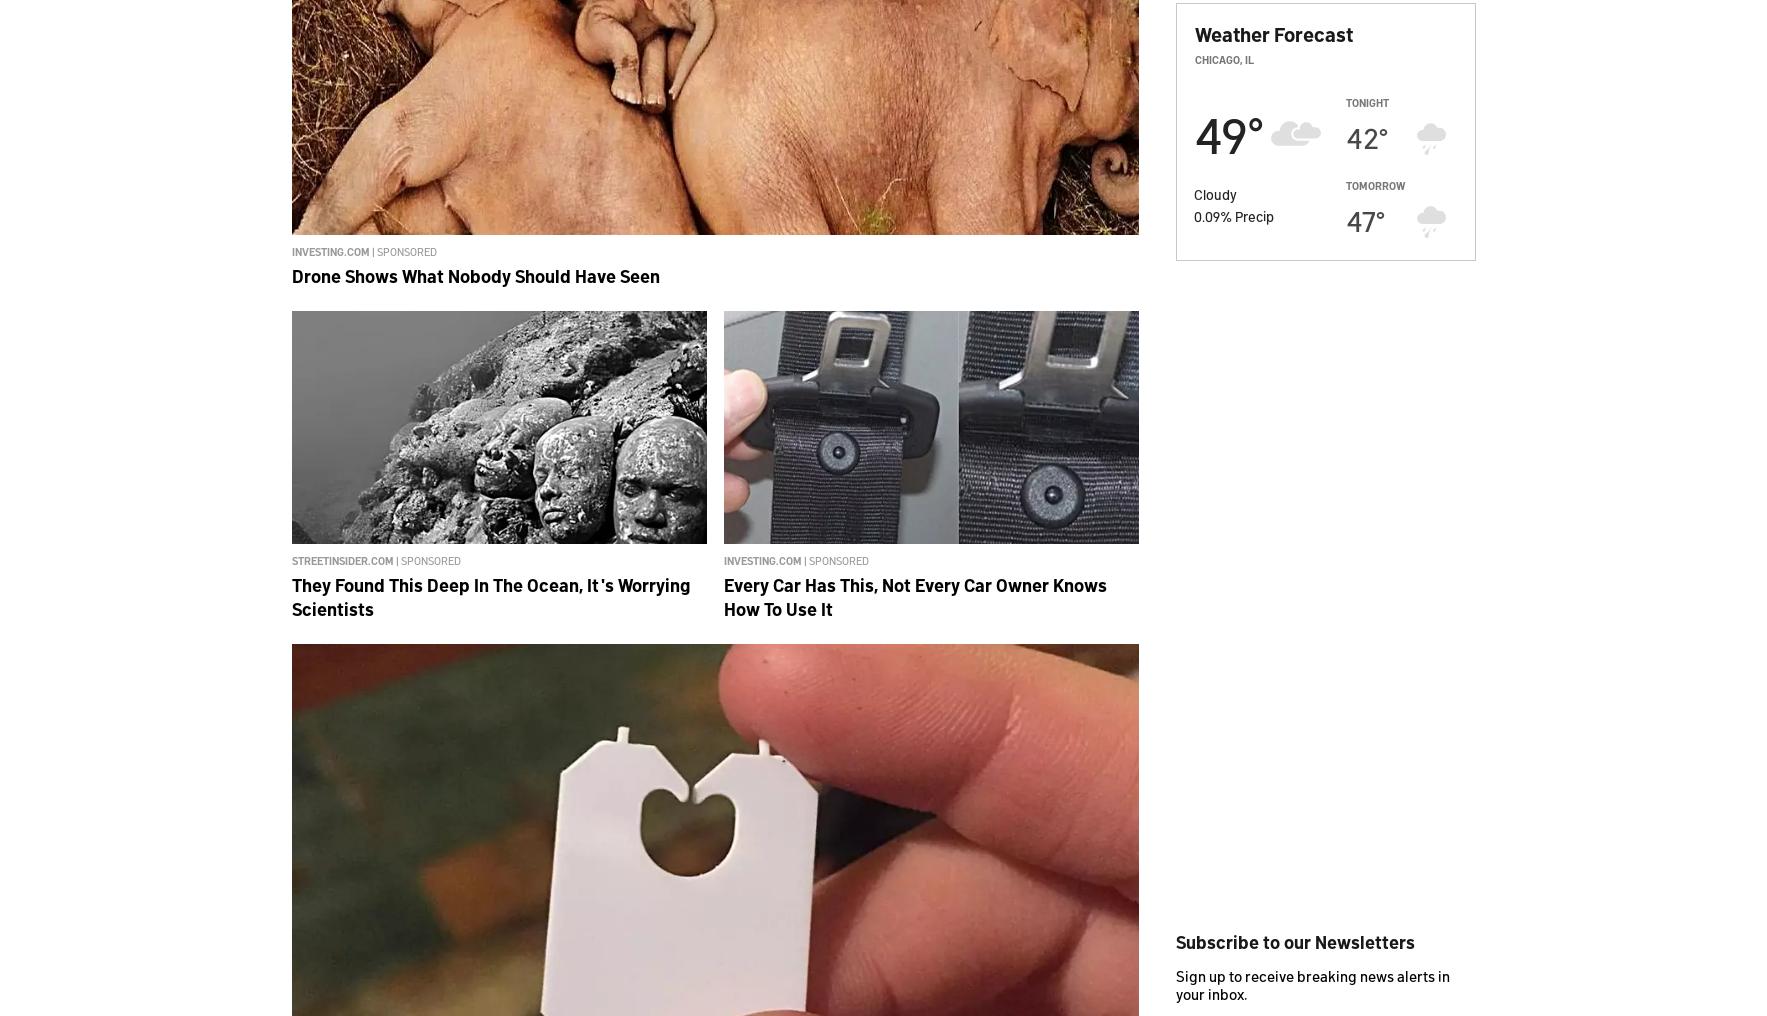  I want to click on 'Sign up to receive breaking news alerts in your inbox.', so click(1310, 983).